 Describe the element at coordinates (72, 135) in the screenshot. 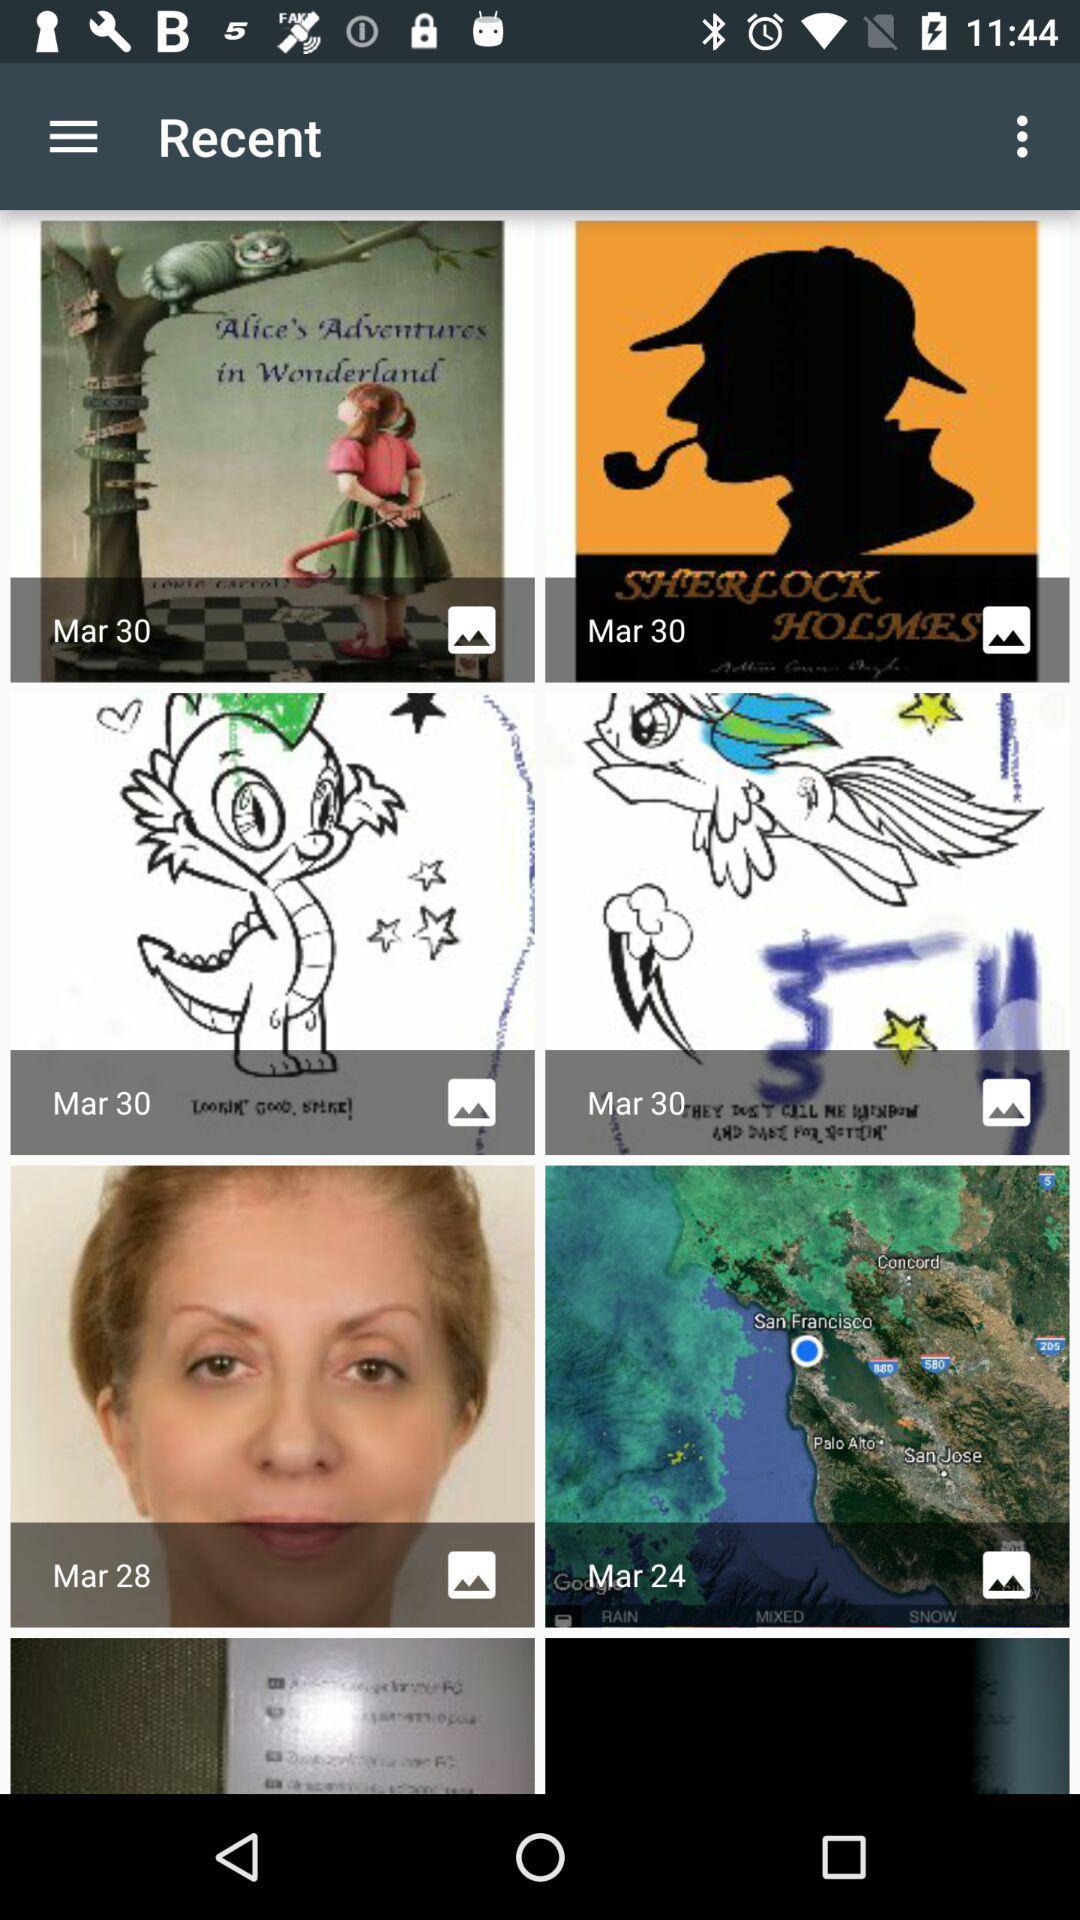

I see `icon next to recent app` at that location.